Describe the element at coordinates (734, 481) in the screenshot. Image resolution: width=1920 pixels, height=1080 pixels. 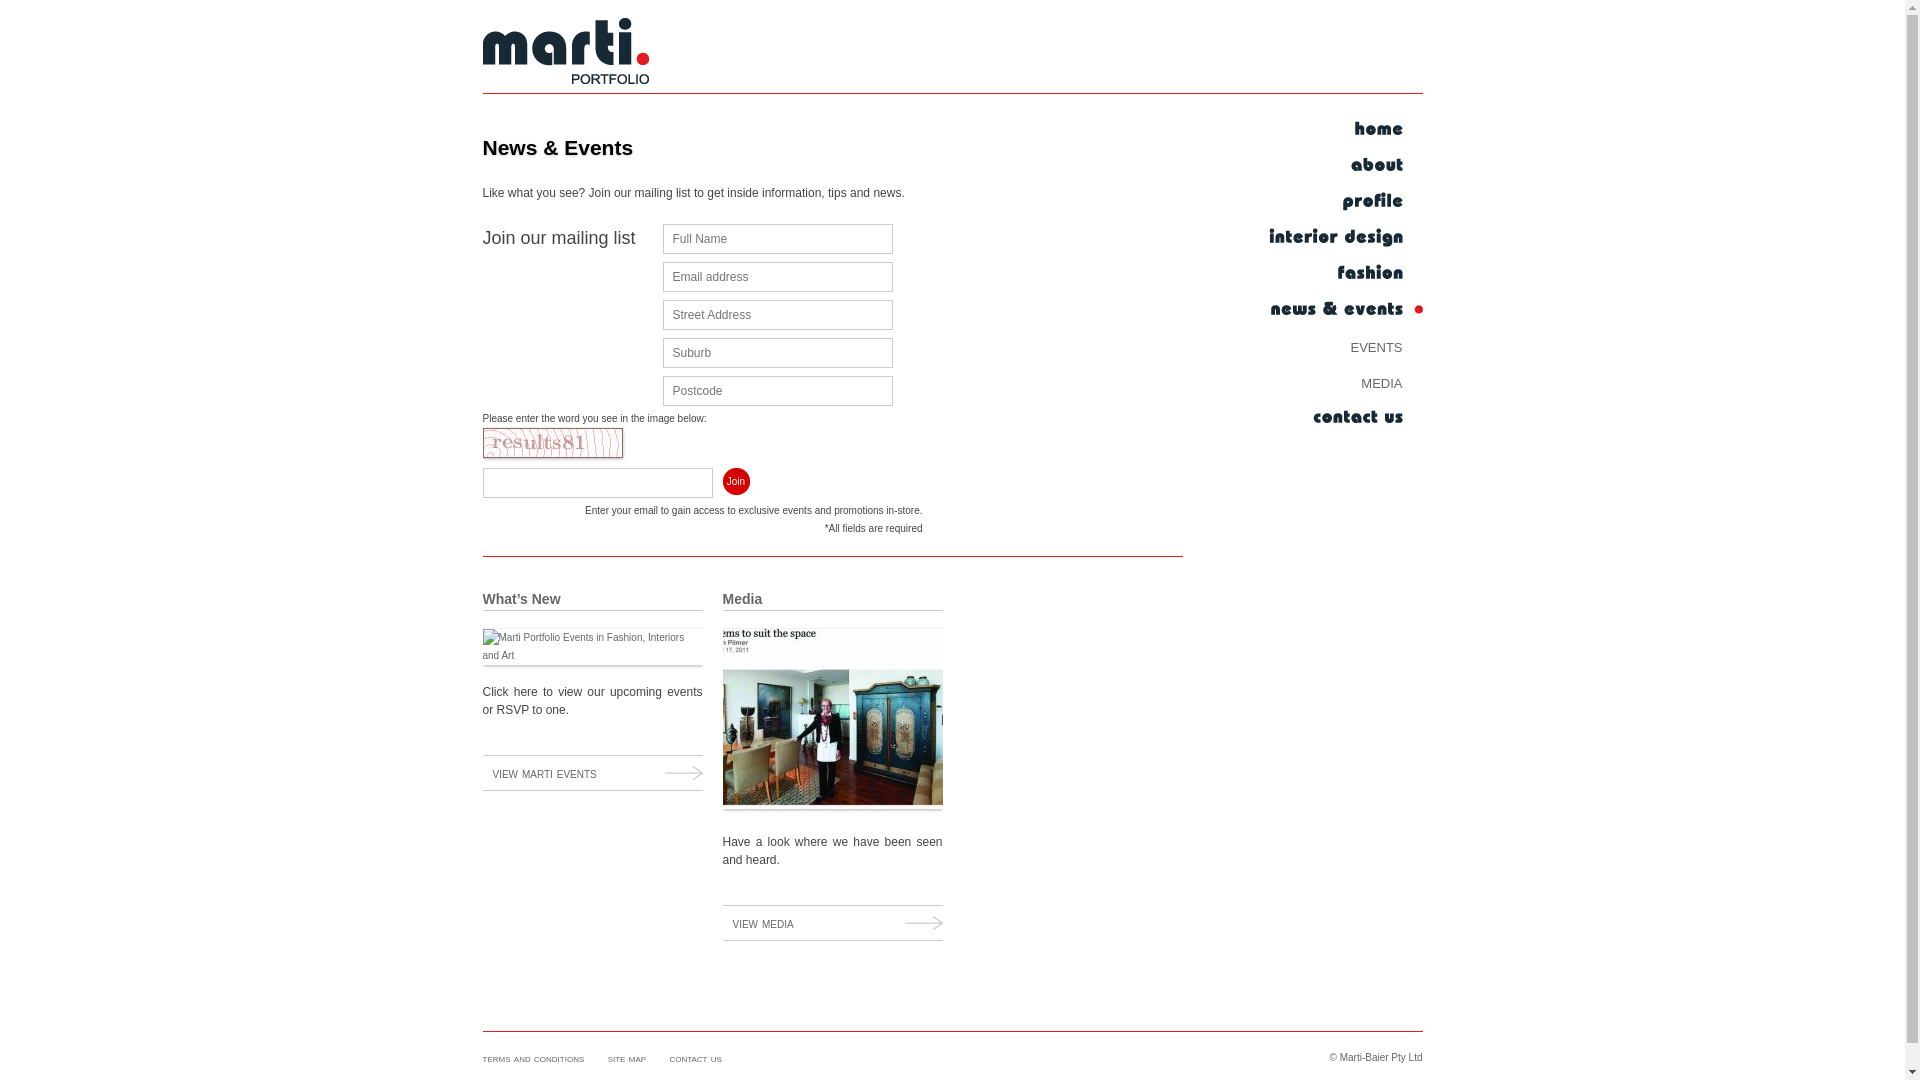
I see `'Join'` at that location.